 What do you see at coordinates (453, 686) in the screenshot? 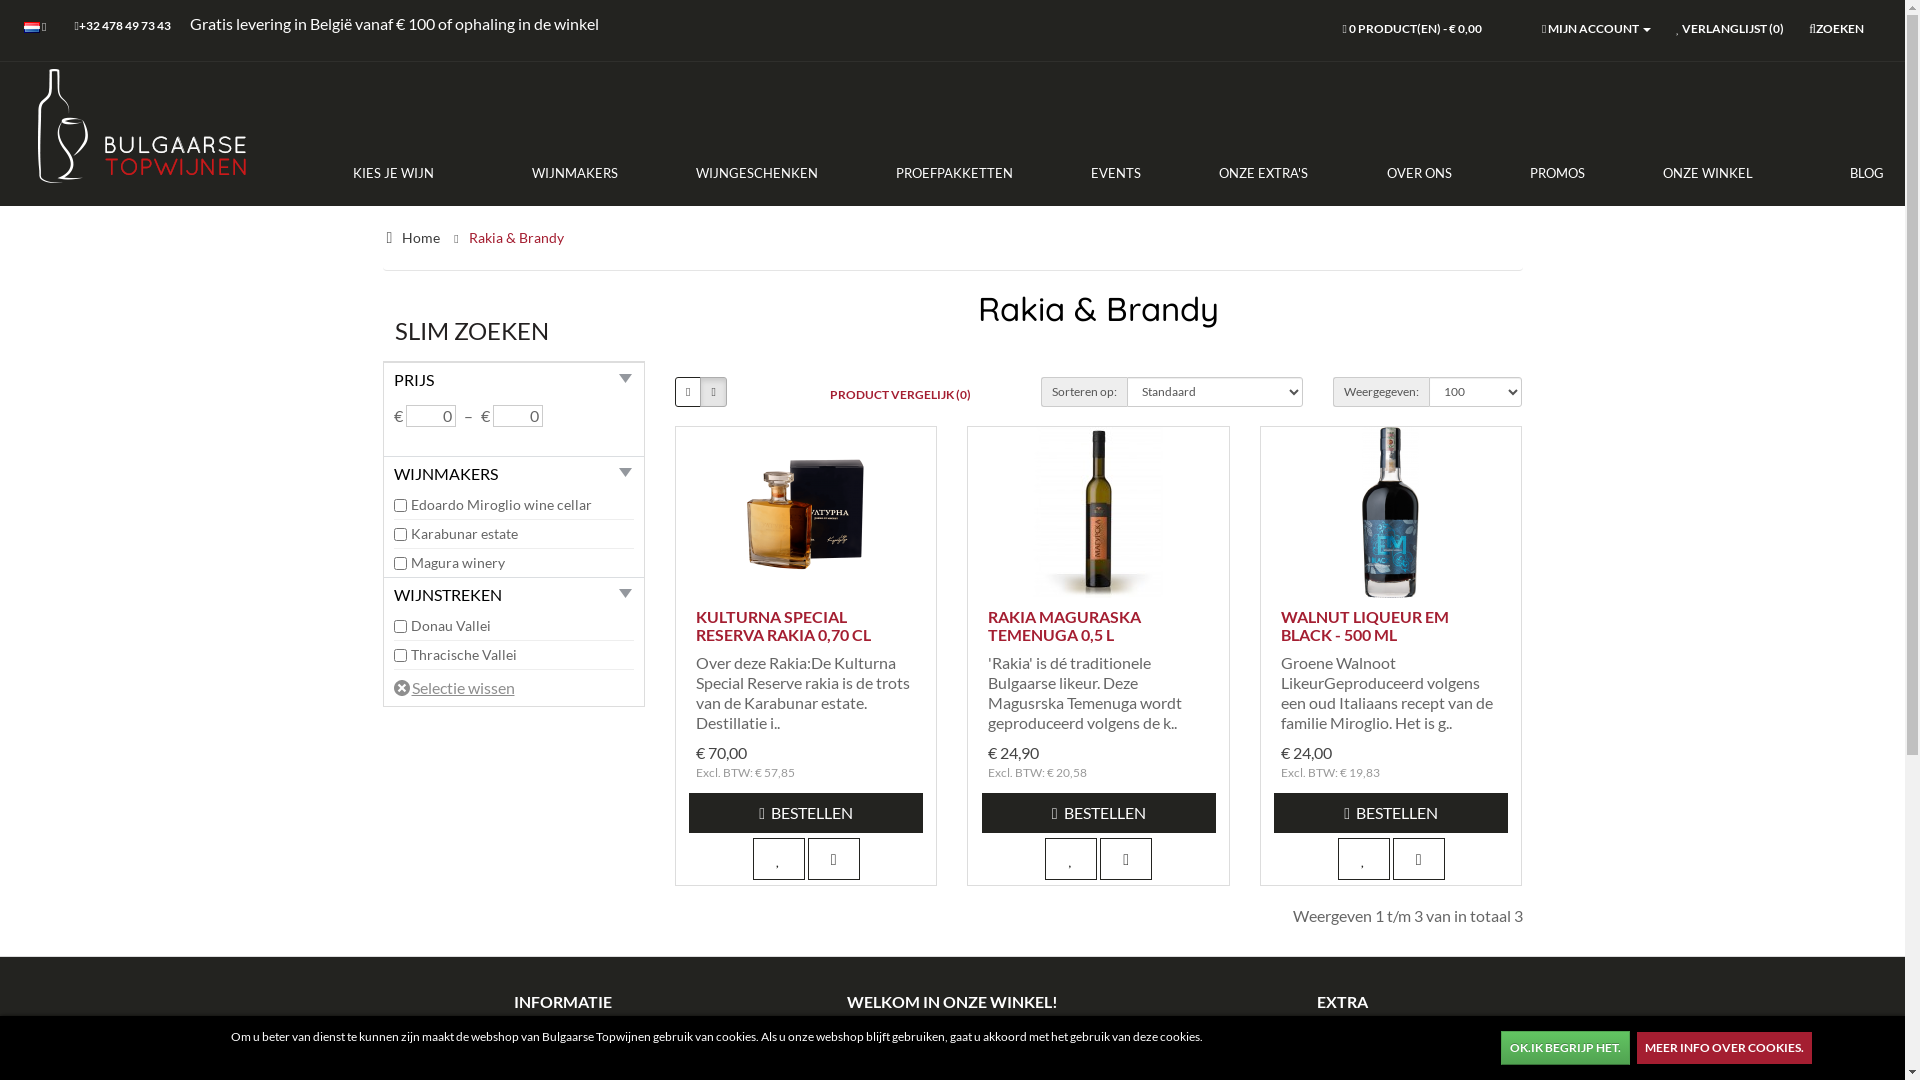
I see `'Selectie wissen'` at bounding box center [453, 686].